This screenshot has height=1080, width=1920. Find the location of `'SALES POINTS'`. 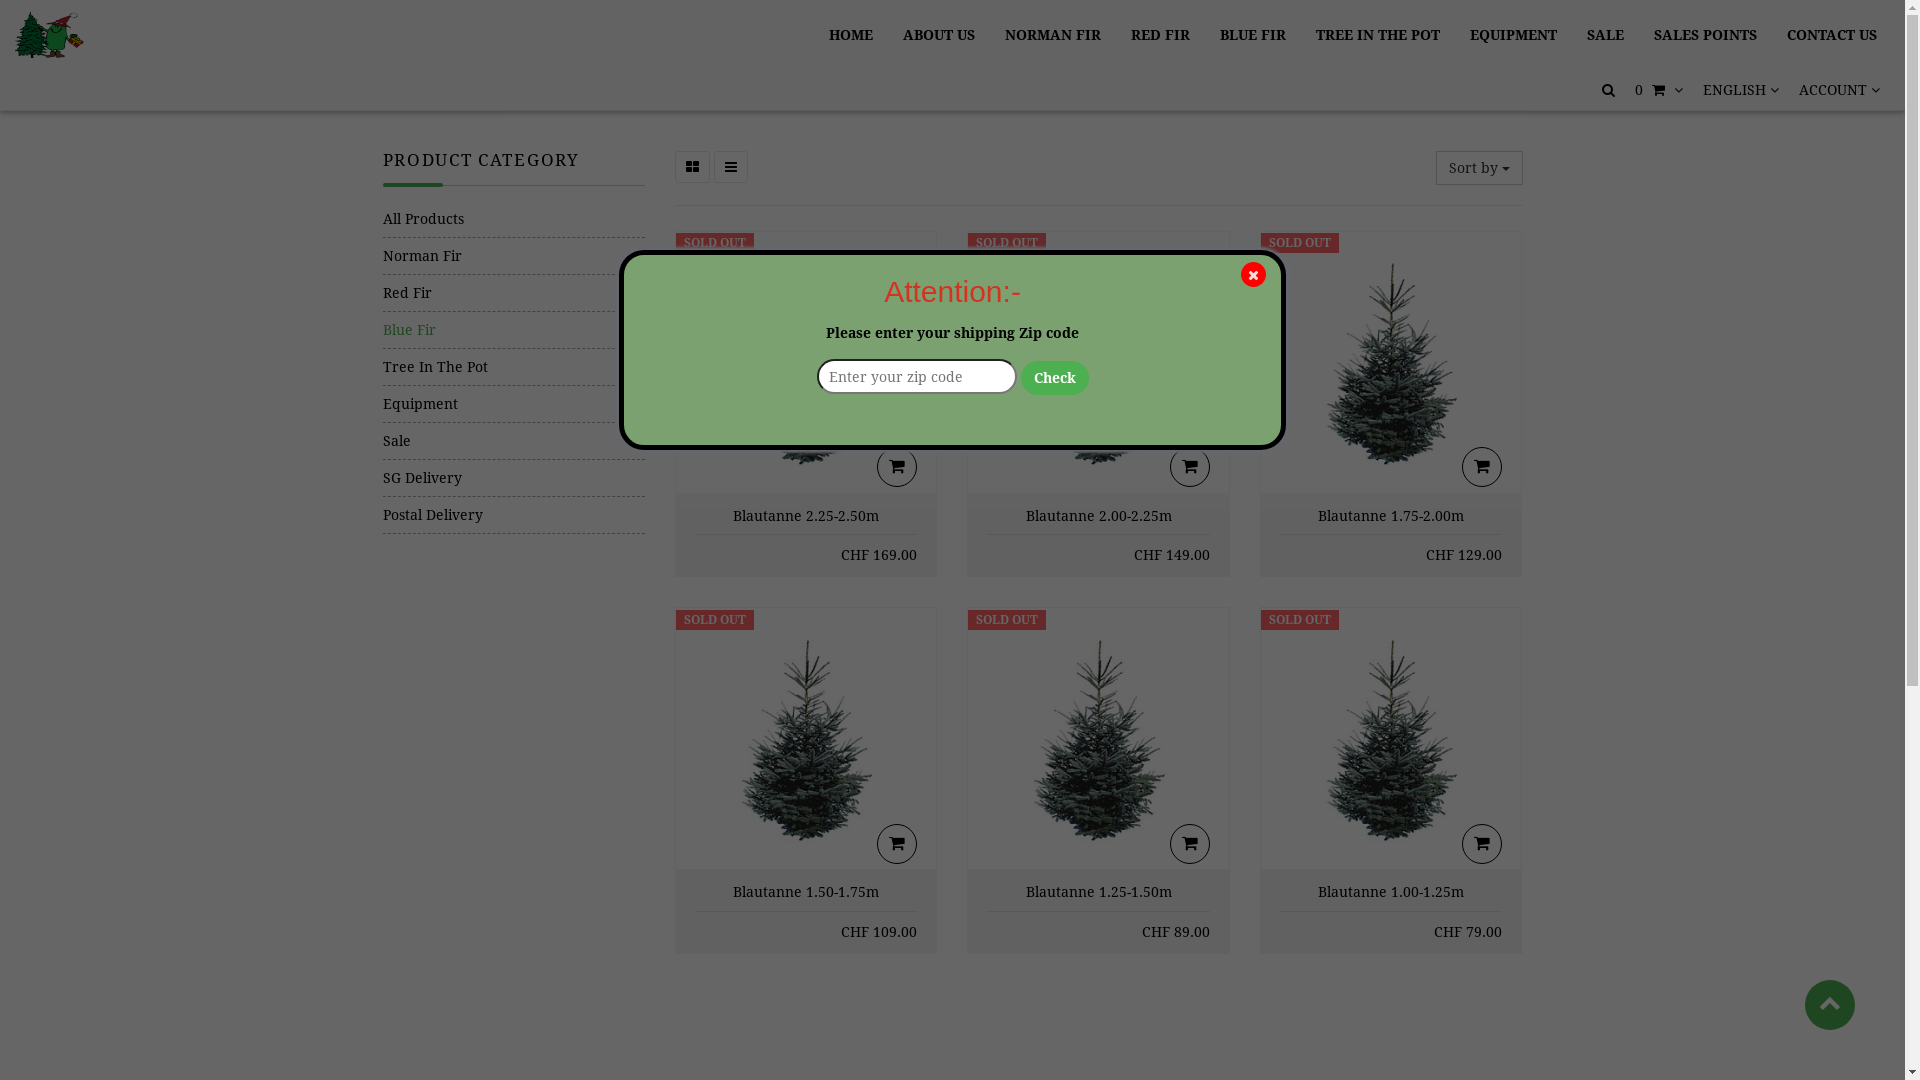

'SALES POINTS' is located at coordinates (1641, 34).